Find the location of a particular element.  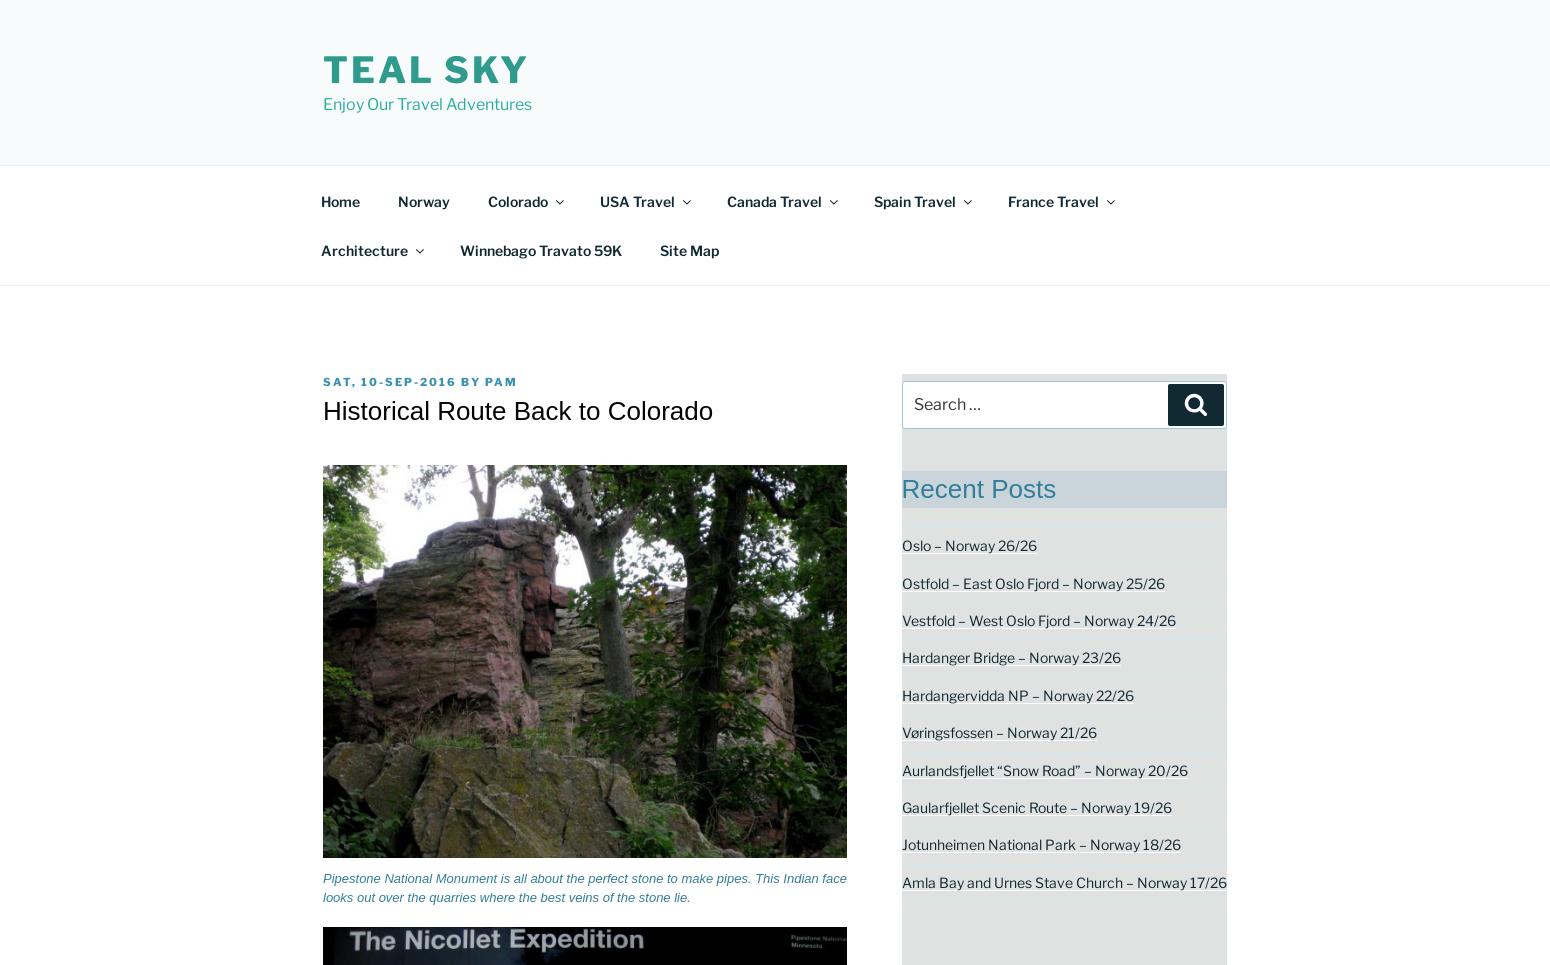

'Colorado' is located at coordinates (486, 200).